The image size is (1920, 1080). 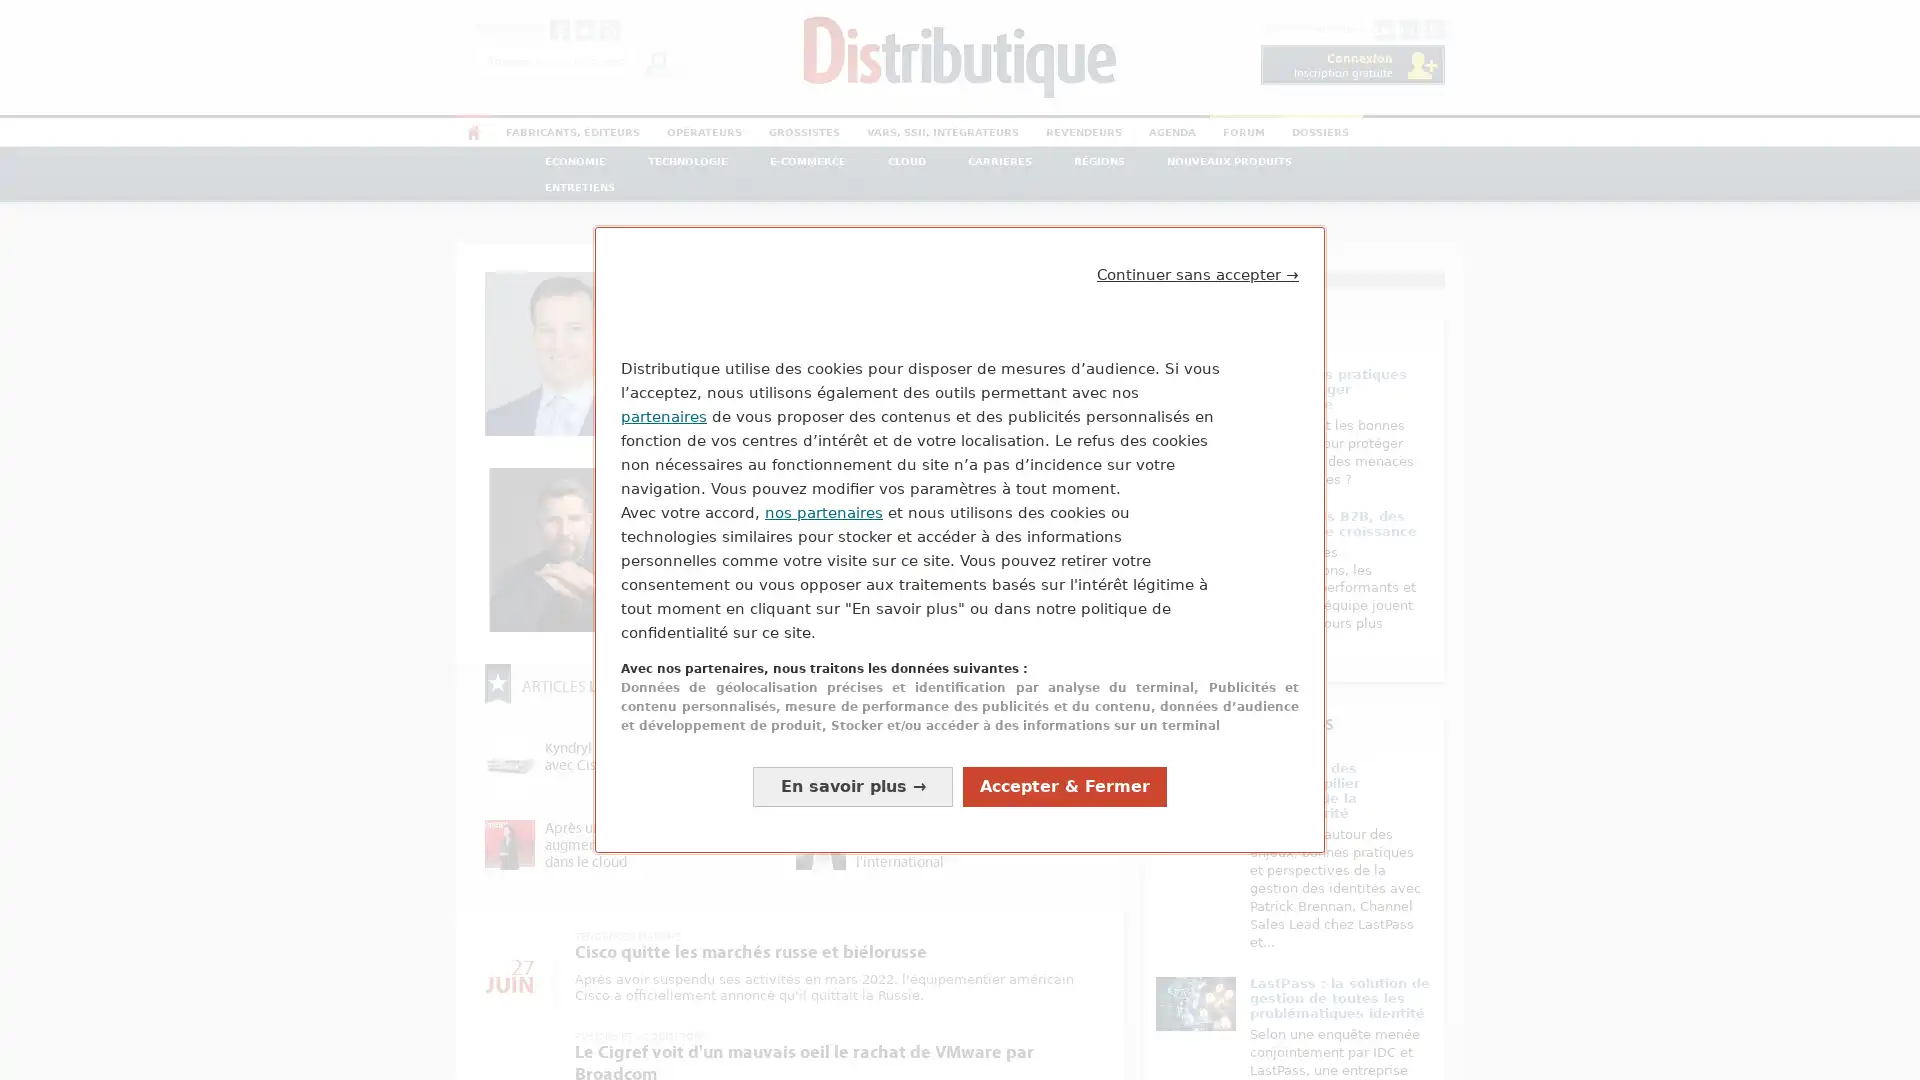 I want to click on Ok, so click(x=656, y=60).